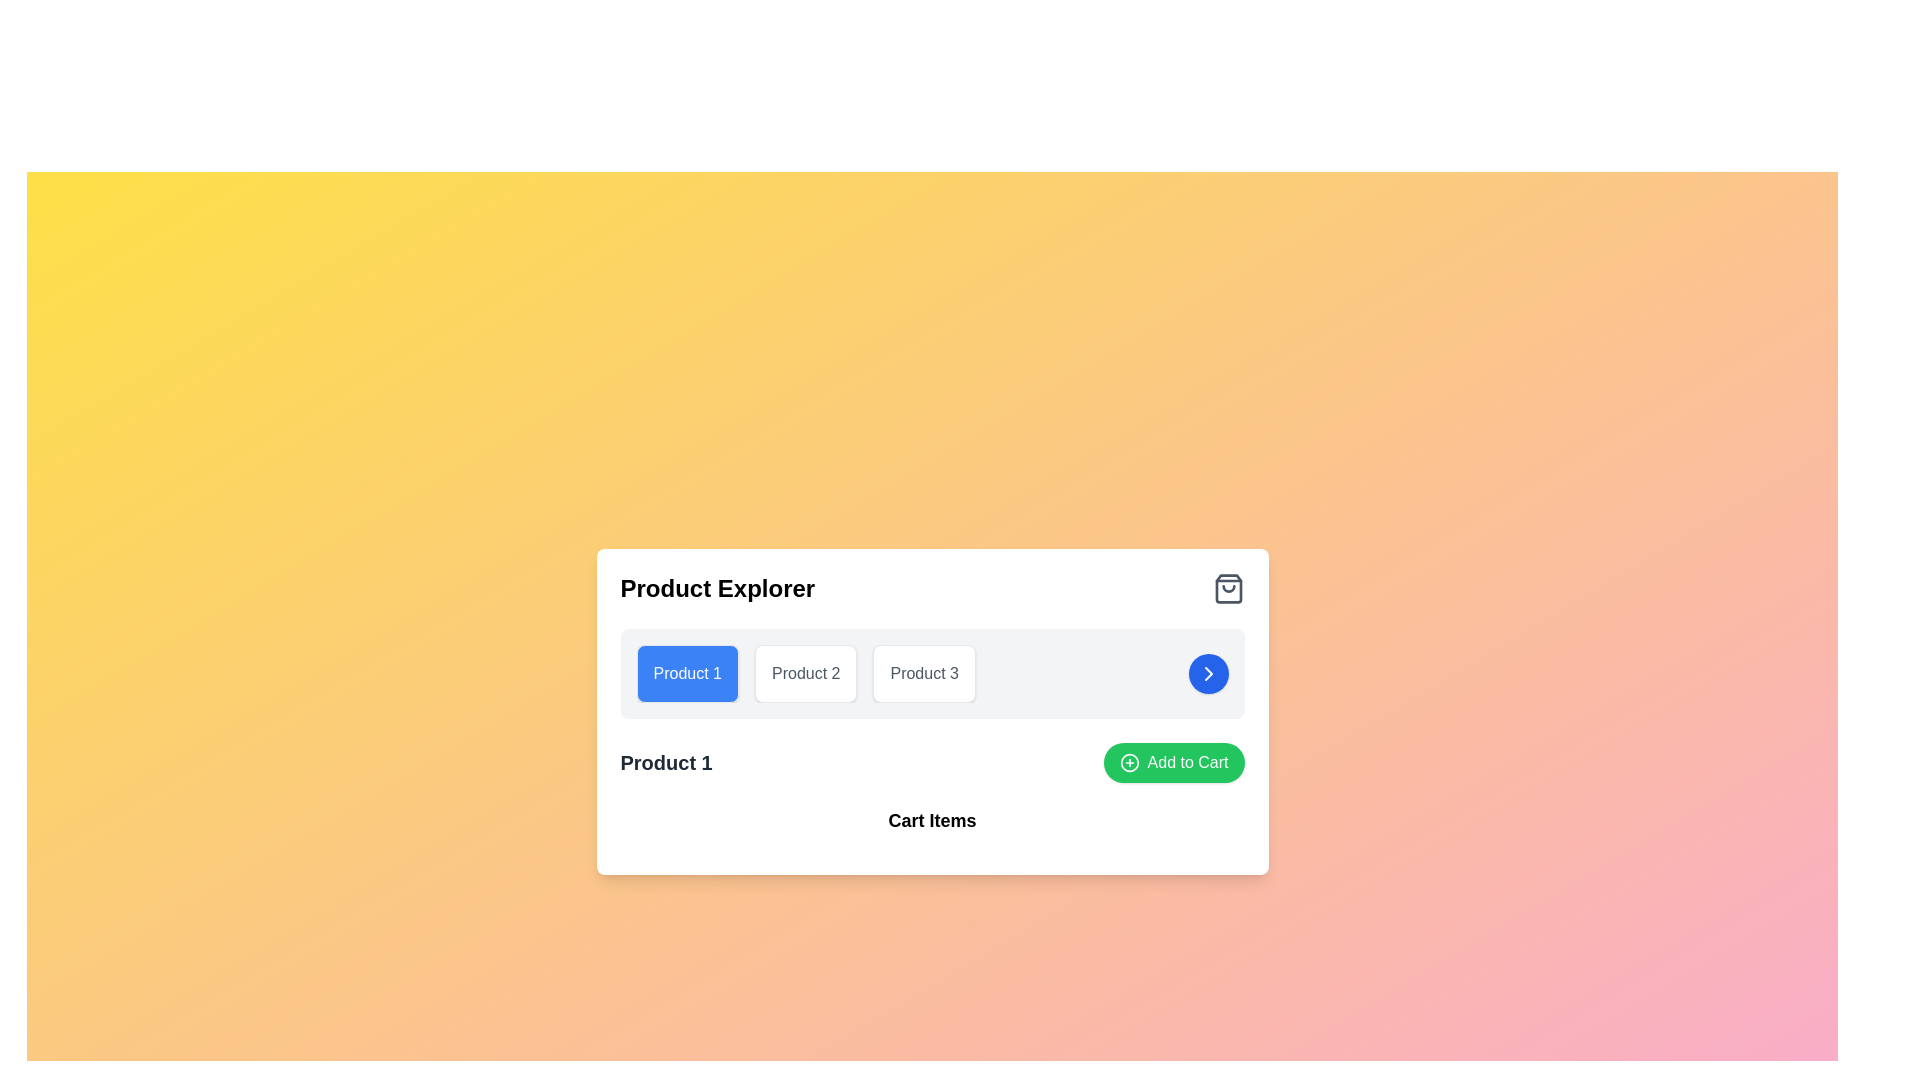  Describe the element at coordinates (687, 673) in the screenshot. I see `the 'Product 1' button, which is a blue rectangular button with rounded corners displaying the text 'Product 1' in bold white font, located` at that location.